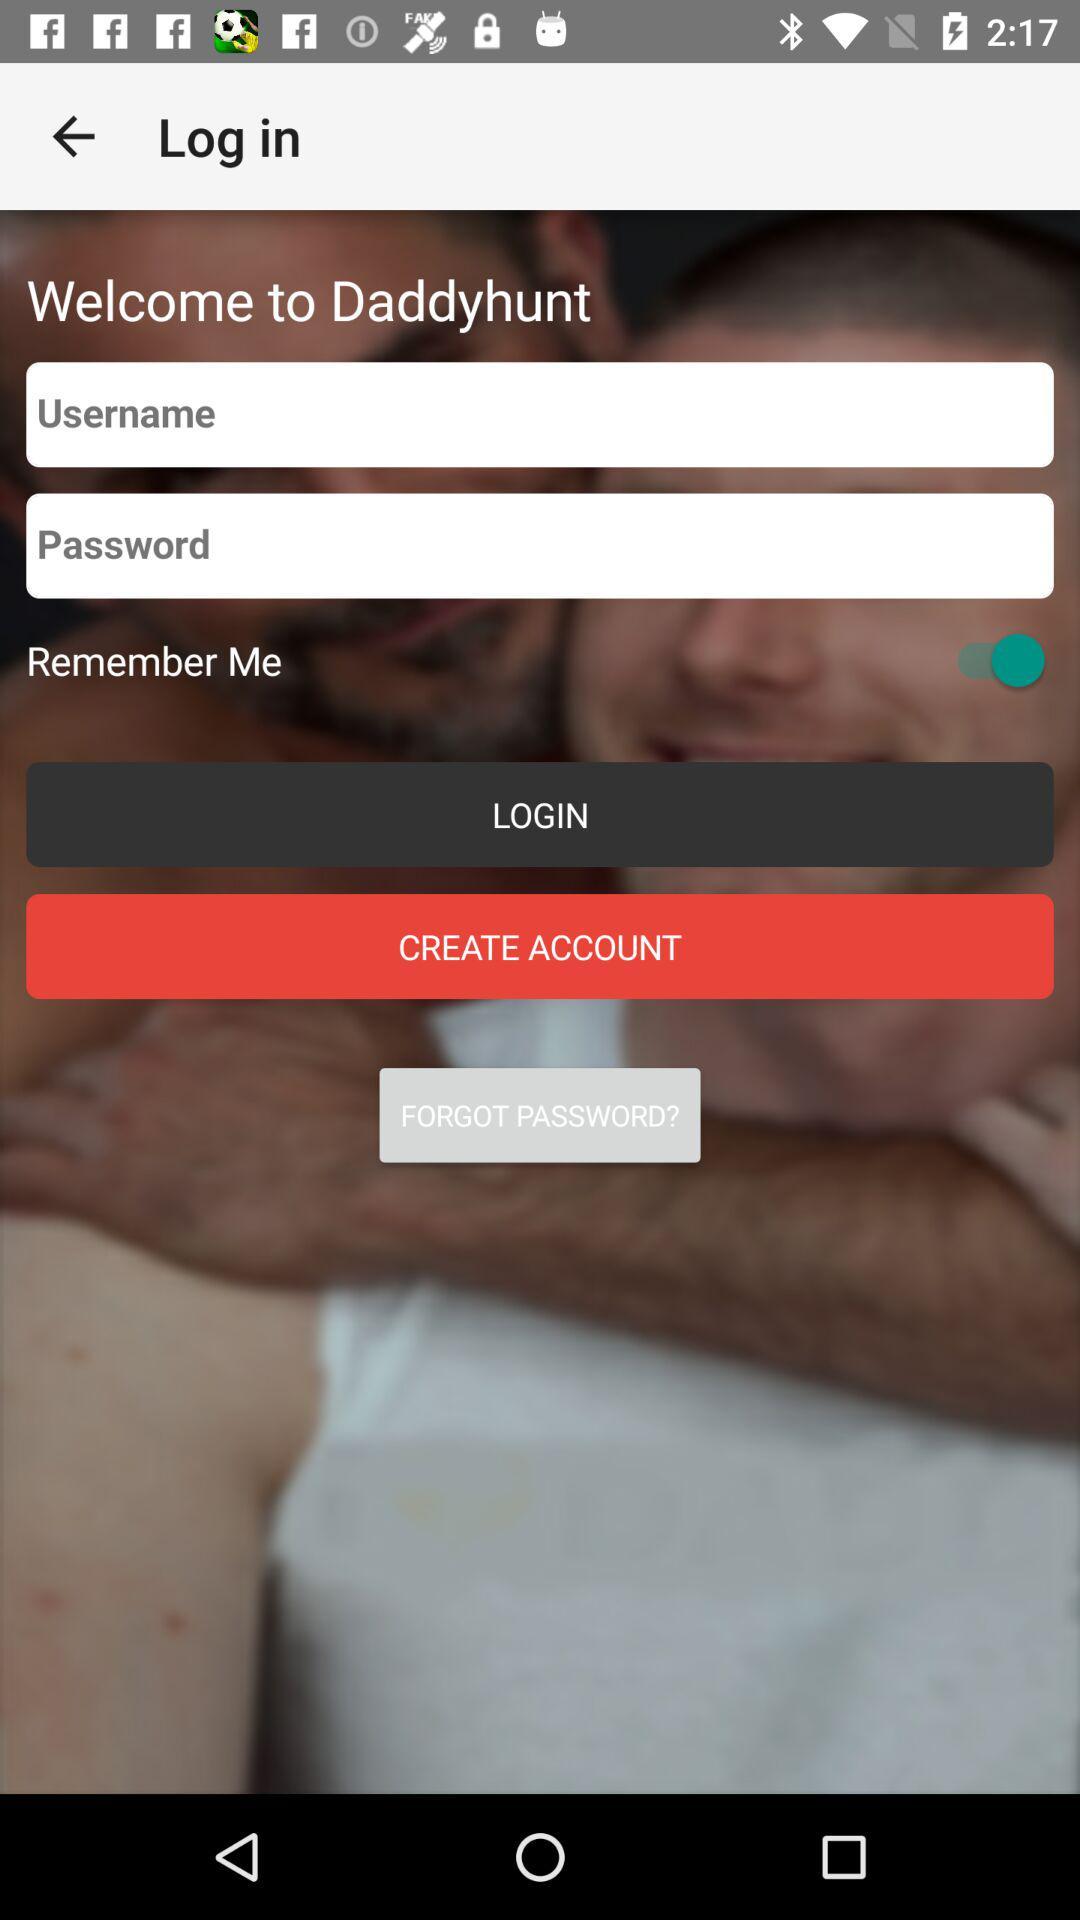  I want to click on the icon below the login, so click(540, 945).